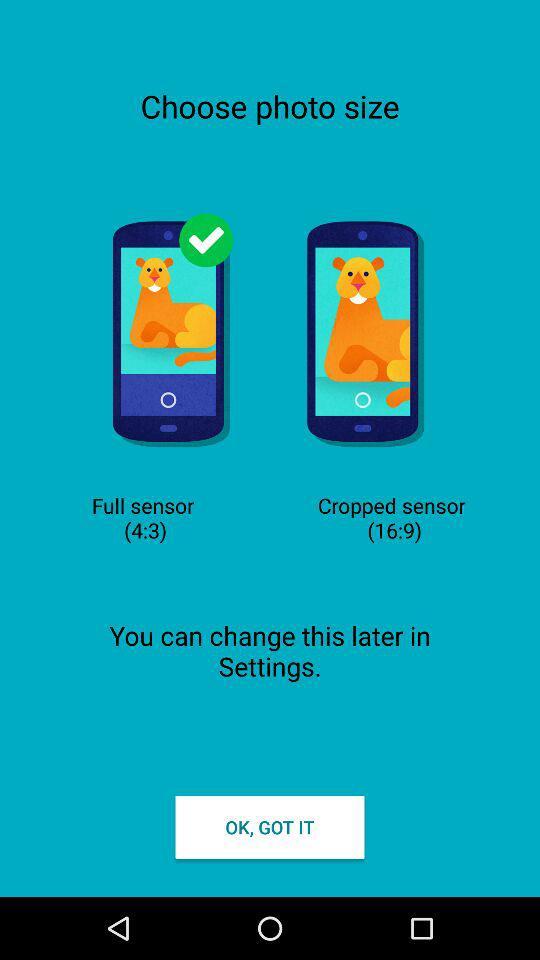  Describe the element at coordinates (270, 827) in the screenshot. I see `the item below you can change app` at that location.